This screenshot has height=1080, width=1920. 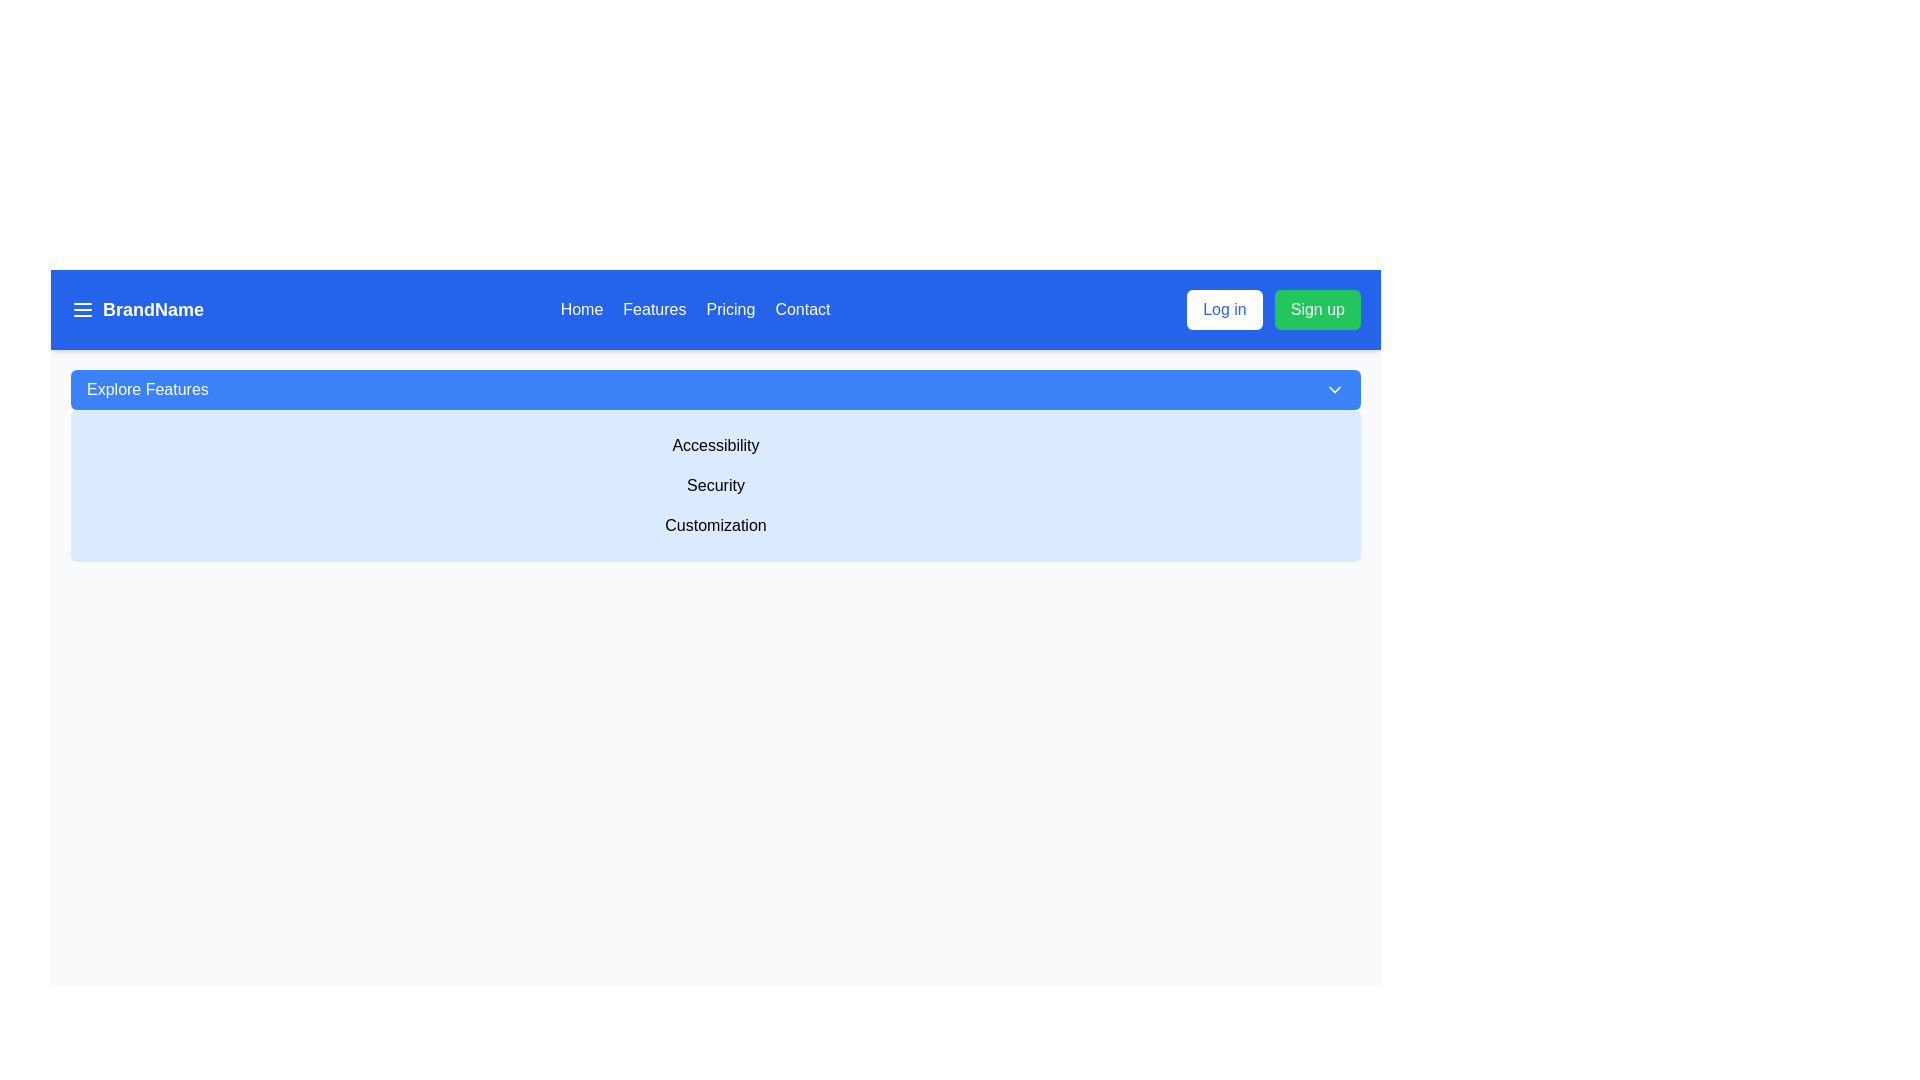 What do you see at coordinates (695, 309) in the screenshot?
I see `the Navigation menu located at the center of the top bar, which provides access to main sections like 'Home,' 'Features,' 'Pricing,' and 'Contact.'` at bounding box center [695, 309].